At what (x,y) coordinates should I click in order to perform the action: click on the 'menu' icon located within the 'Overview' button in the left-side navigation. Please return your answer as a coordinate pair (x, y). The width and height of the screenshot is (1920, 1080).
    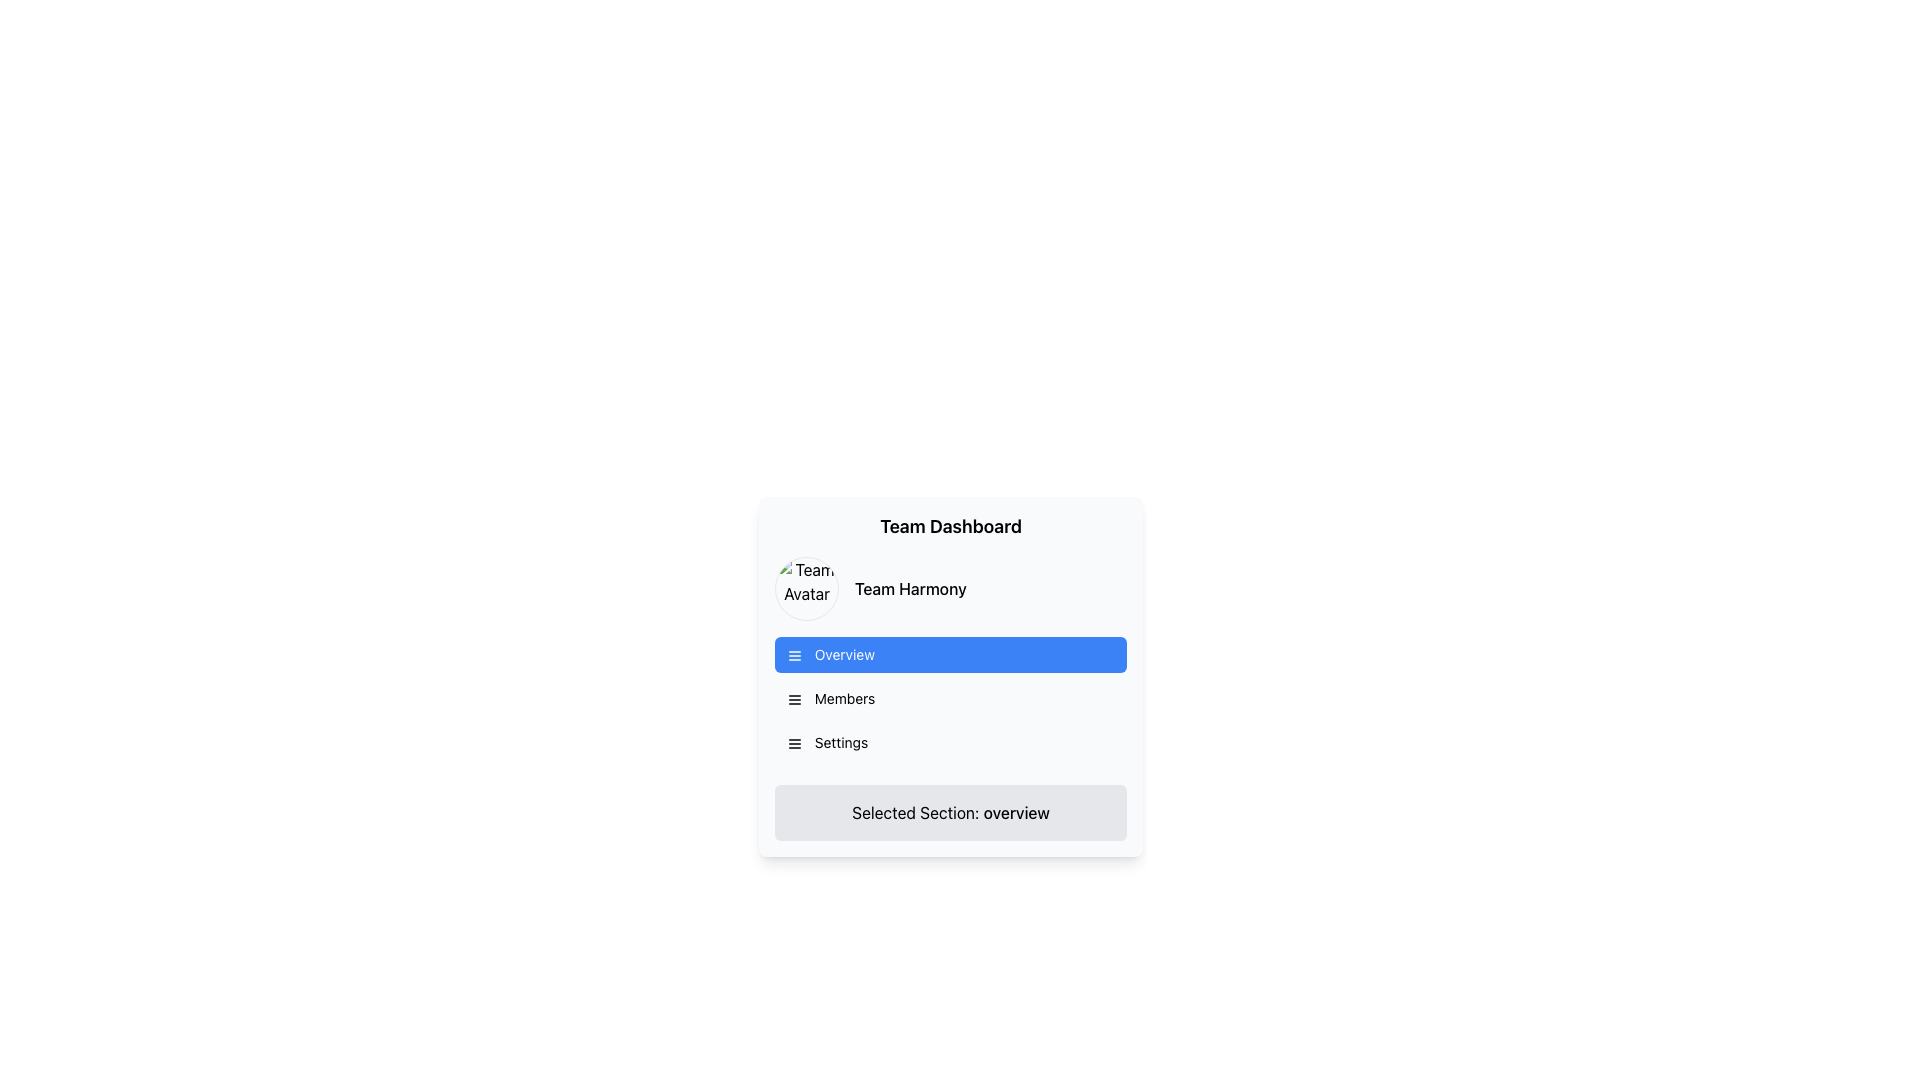
    Looking at the image, I should click on (794, 655).